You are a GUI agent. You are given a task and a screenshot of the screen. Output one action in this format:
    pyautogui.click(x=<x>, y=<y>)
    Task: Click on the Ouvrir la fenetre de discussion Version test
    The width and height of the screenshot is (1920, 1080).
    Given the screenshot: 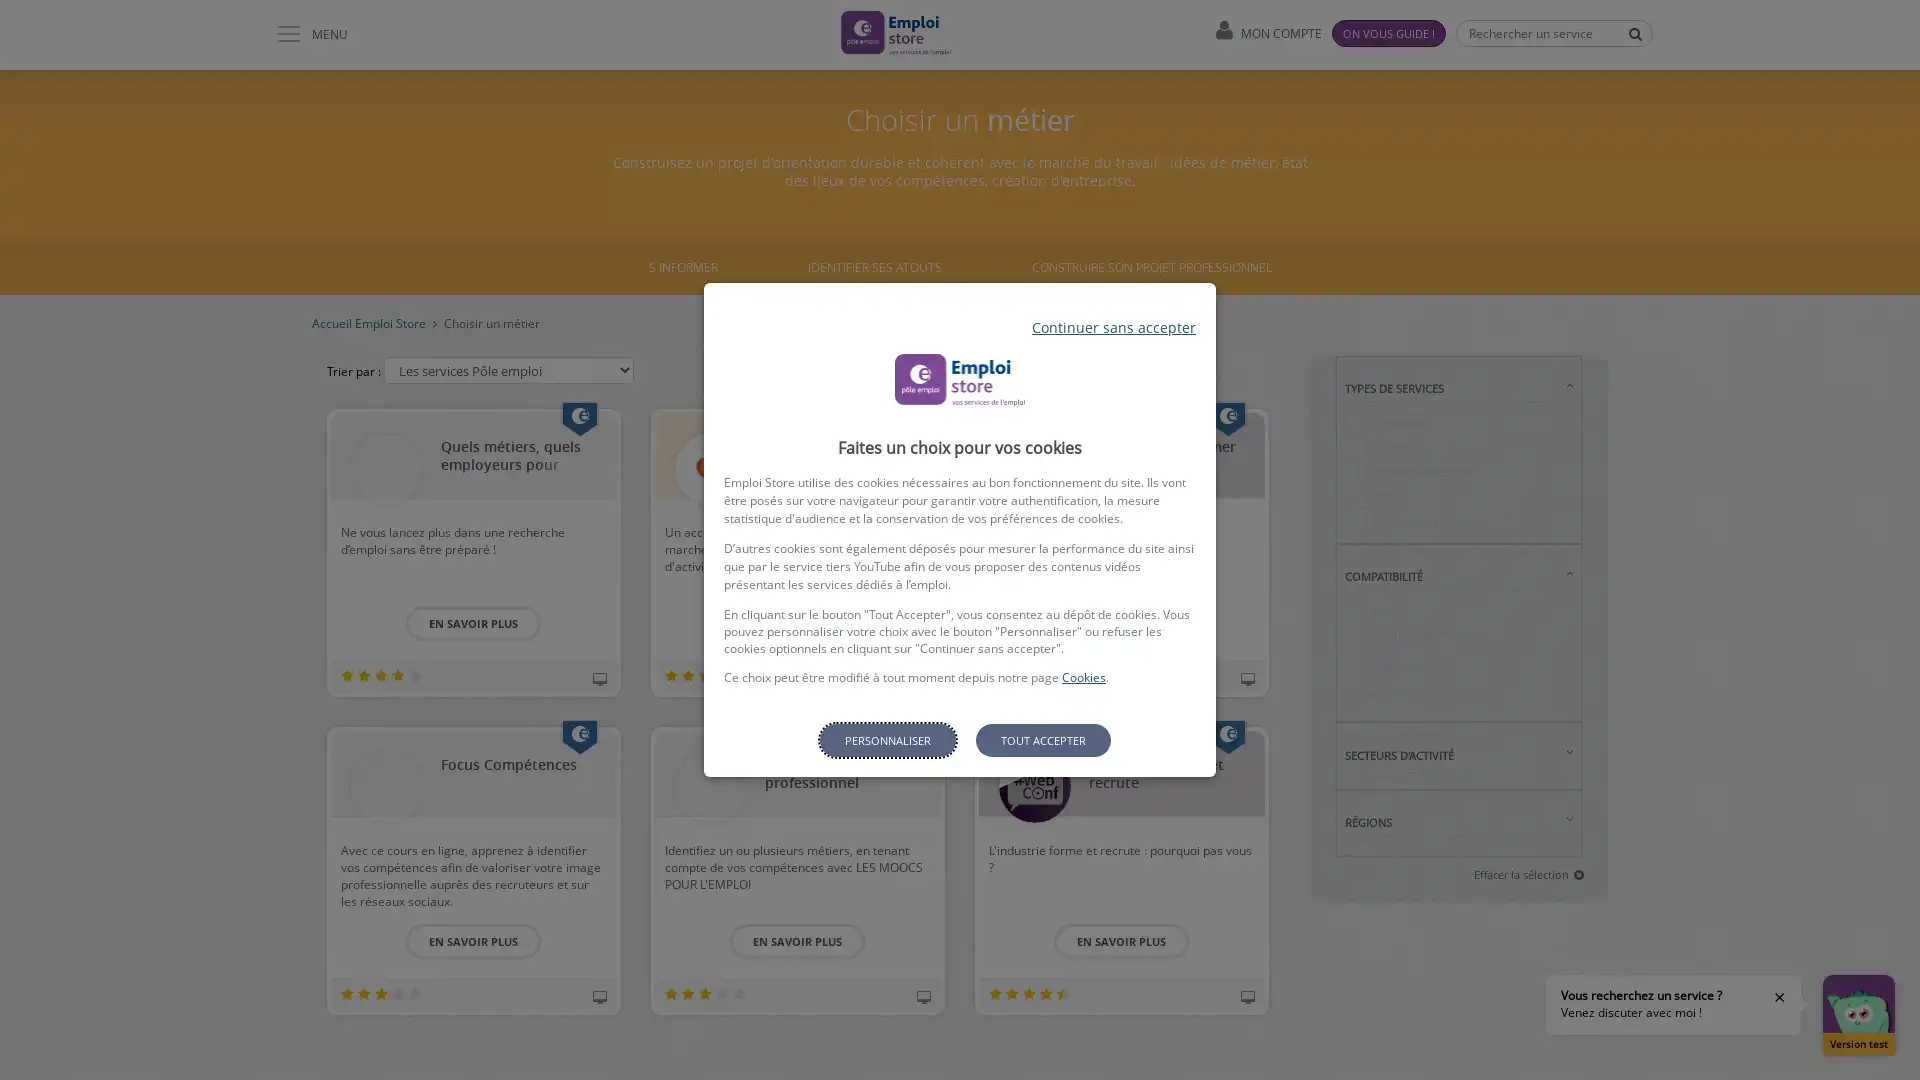 What is the action you would take?
    pyautogui.click(x=1857, y=1014)
    